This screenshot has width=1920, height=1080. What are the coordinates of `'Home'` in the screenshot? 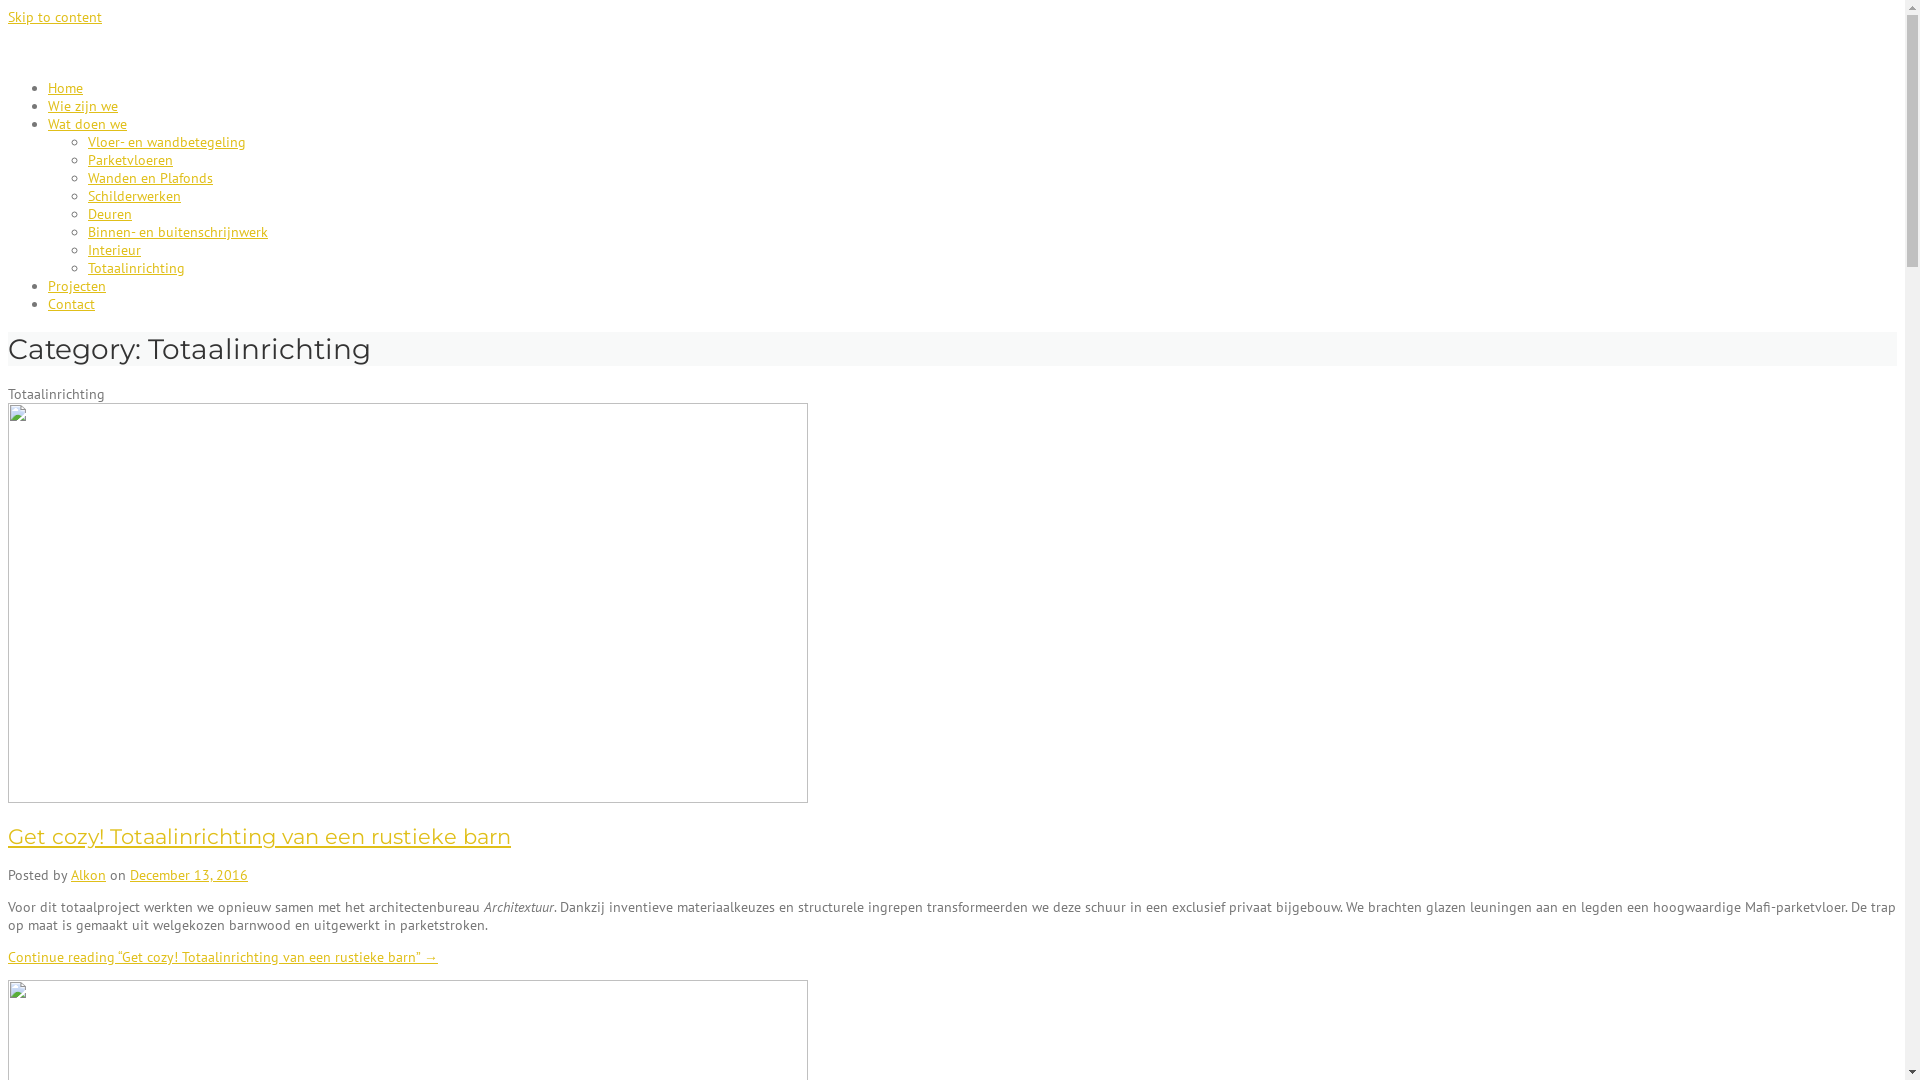 It's located at (48, 87).